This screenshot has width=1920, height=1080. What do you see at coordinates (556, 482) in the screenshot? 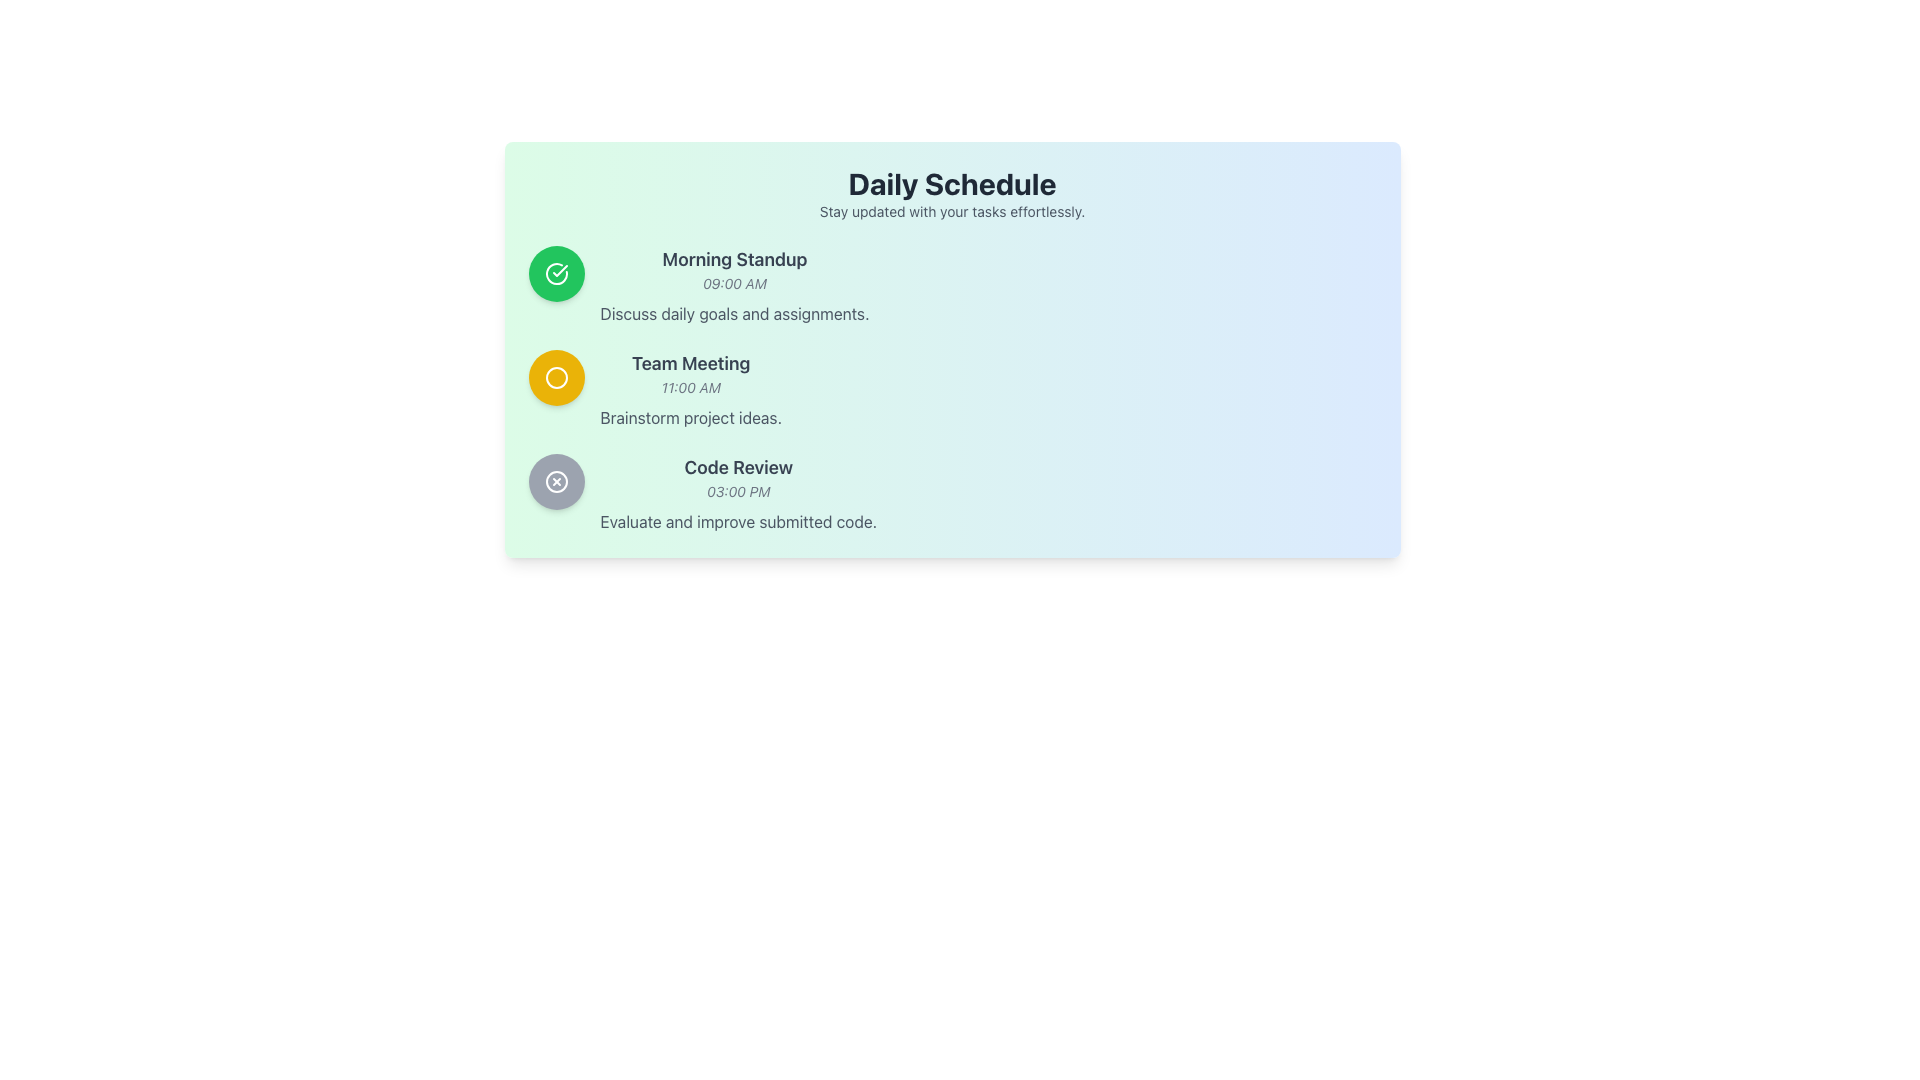
I see `the decorative circle or status indicator located in the 'Code Review' section, which is a circular outline with a radius of 10 units, aligned to the left of the 'Code Review' heading` at bounding box center [556, 482].